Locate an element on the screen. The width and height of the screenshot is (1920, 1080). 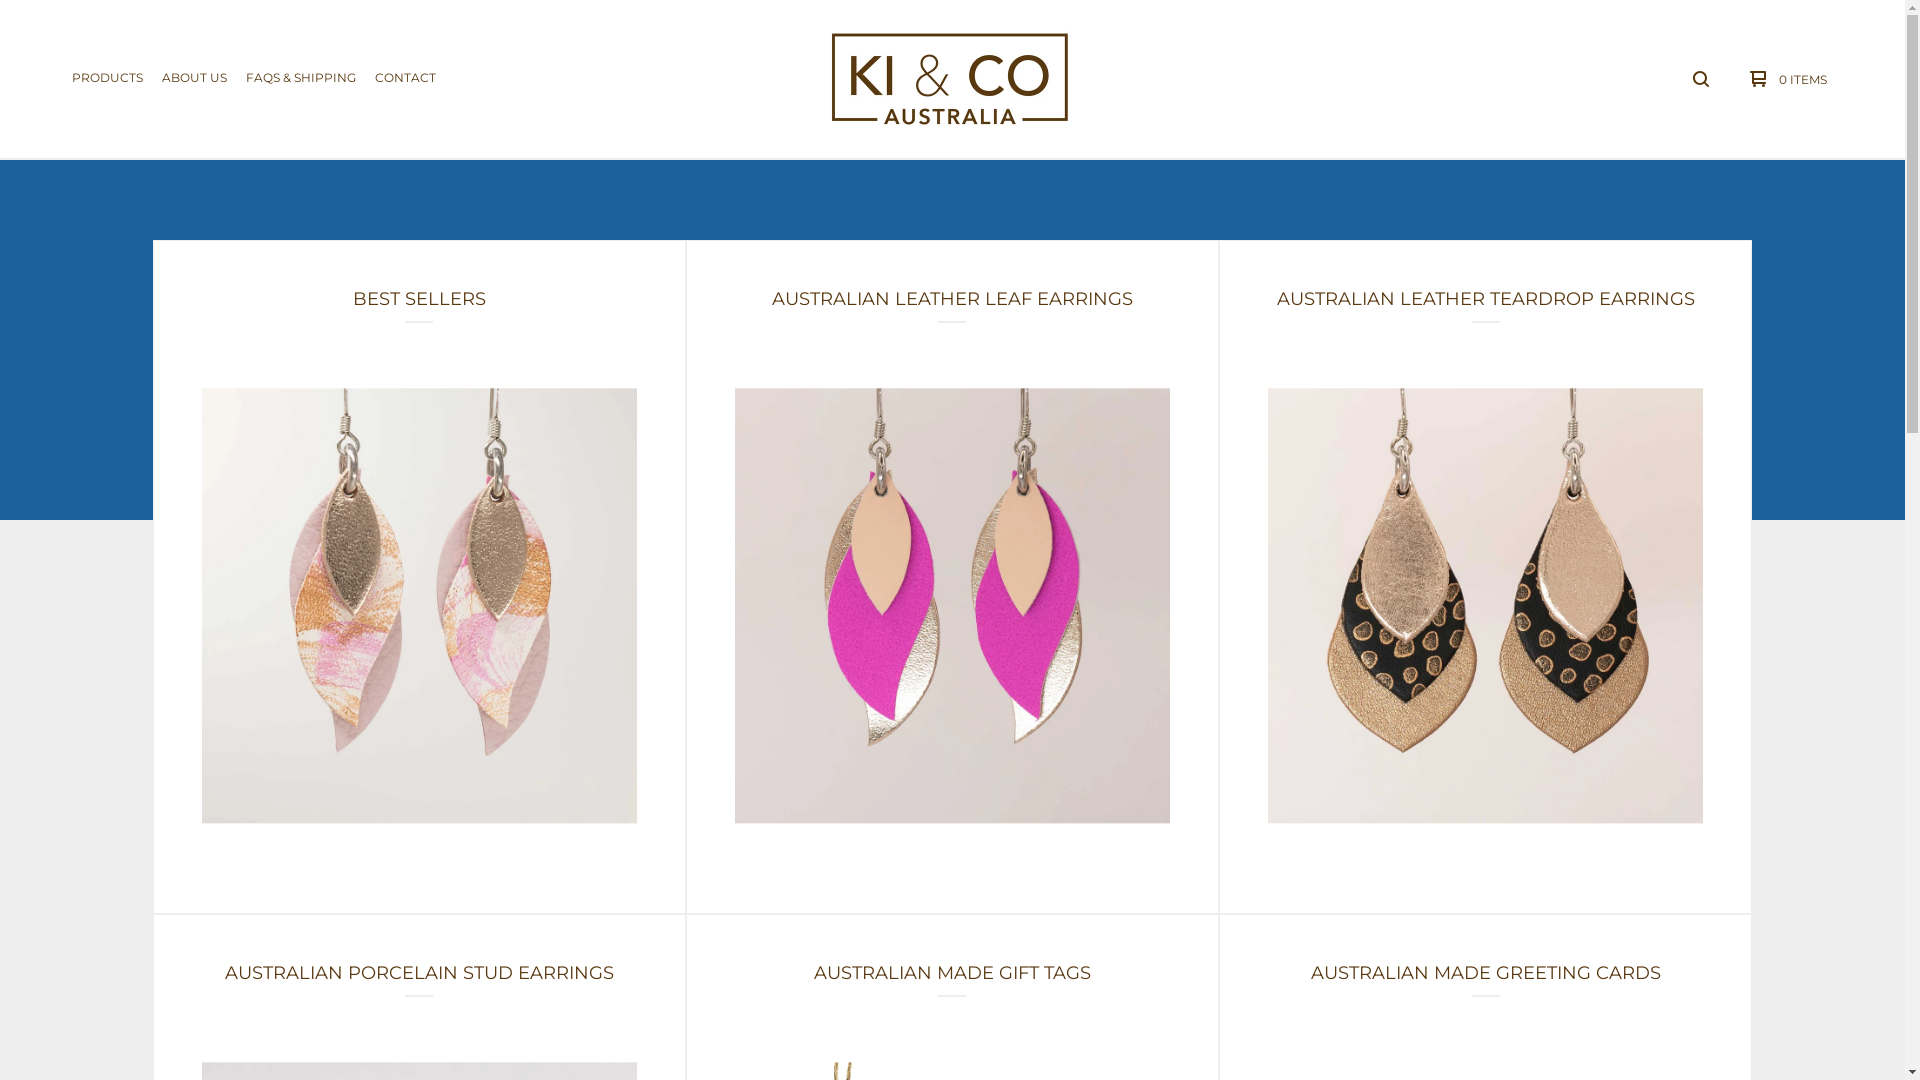
'FAQS & SHIPPING' is located at coordinates (300, 77).